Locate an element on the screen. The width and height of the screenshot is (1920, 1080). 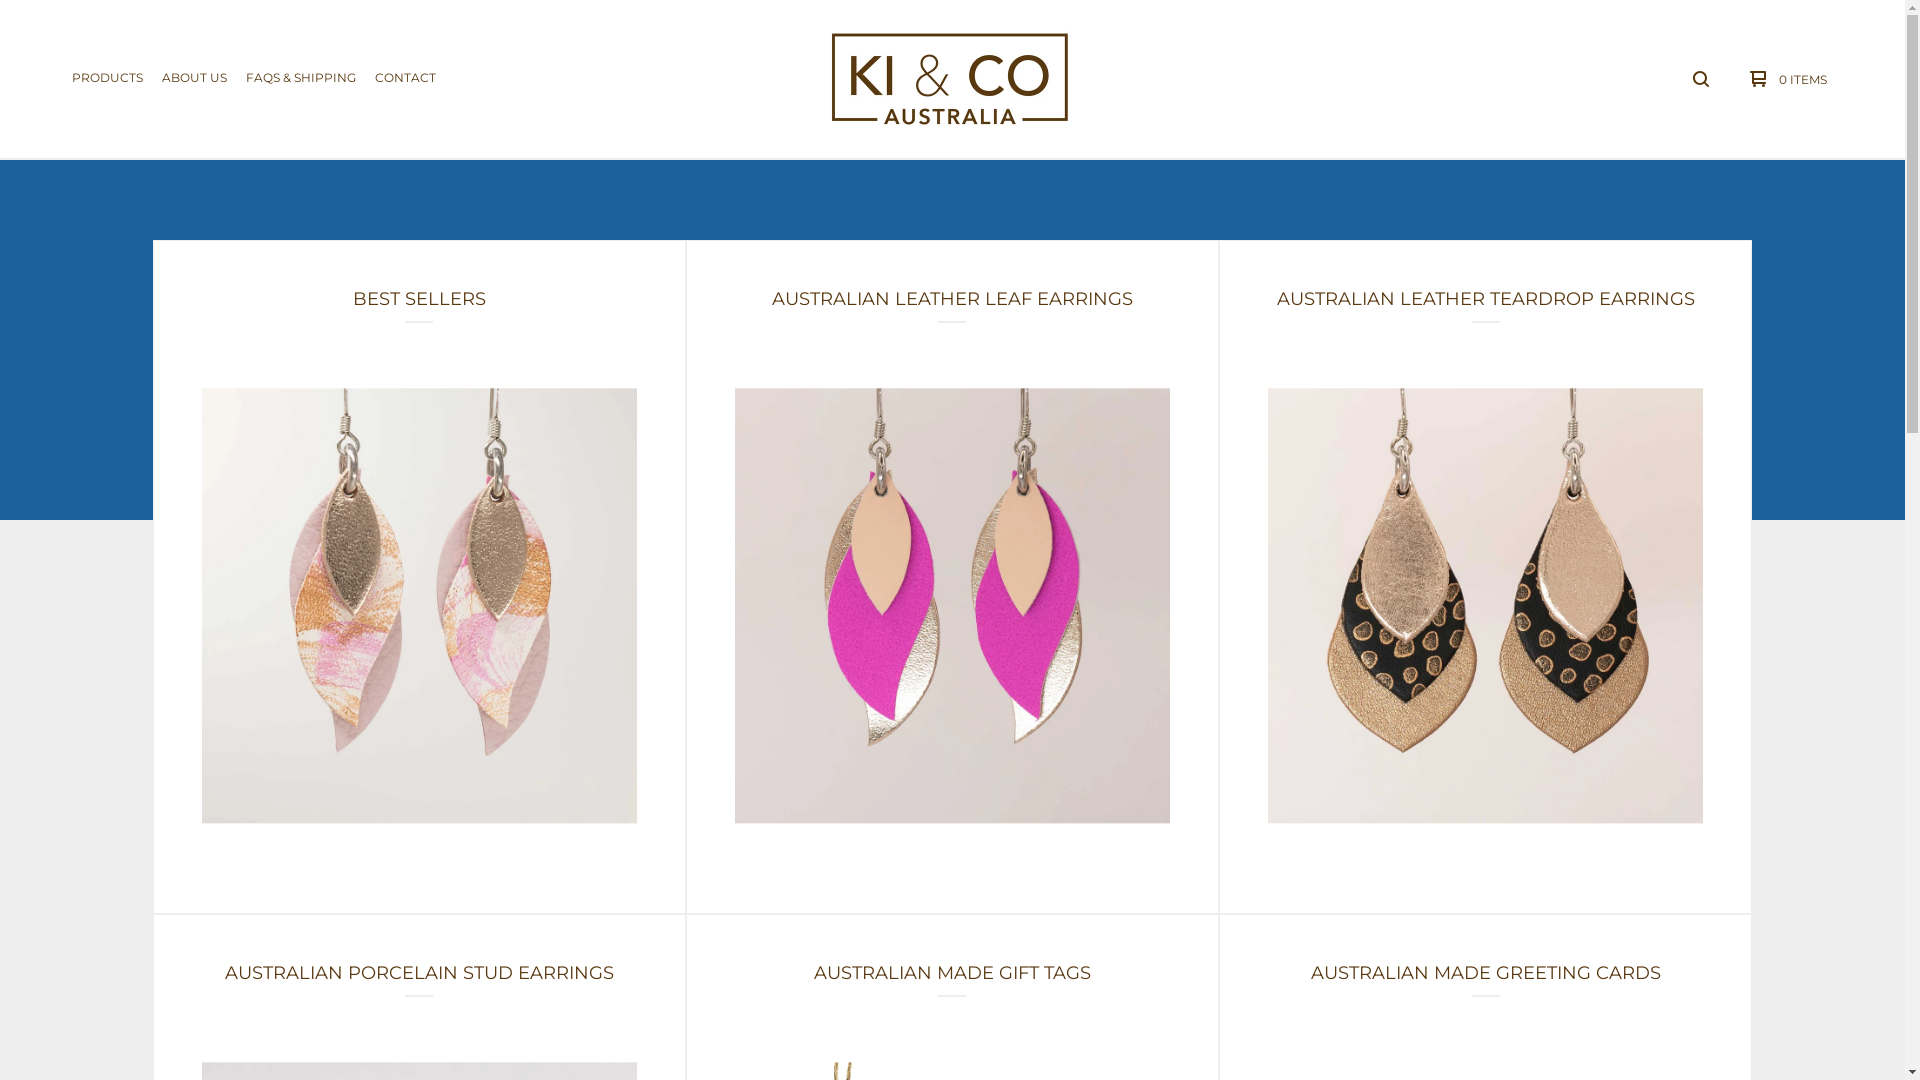
'FAQS & SHIPPING' is located at coordinates (300, 77).